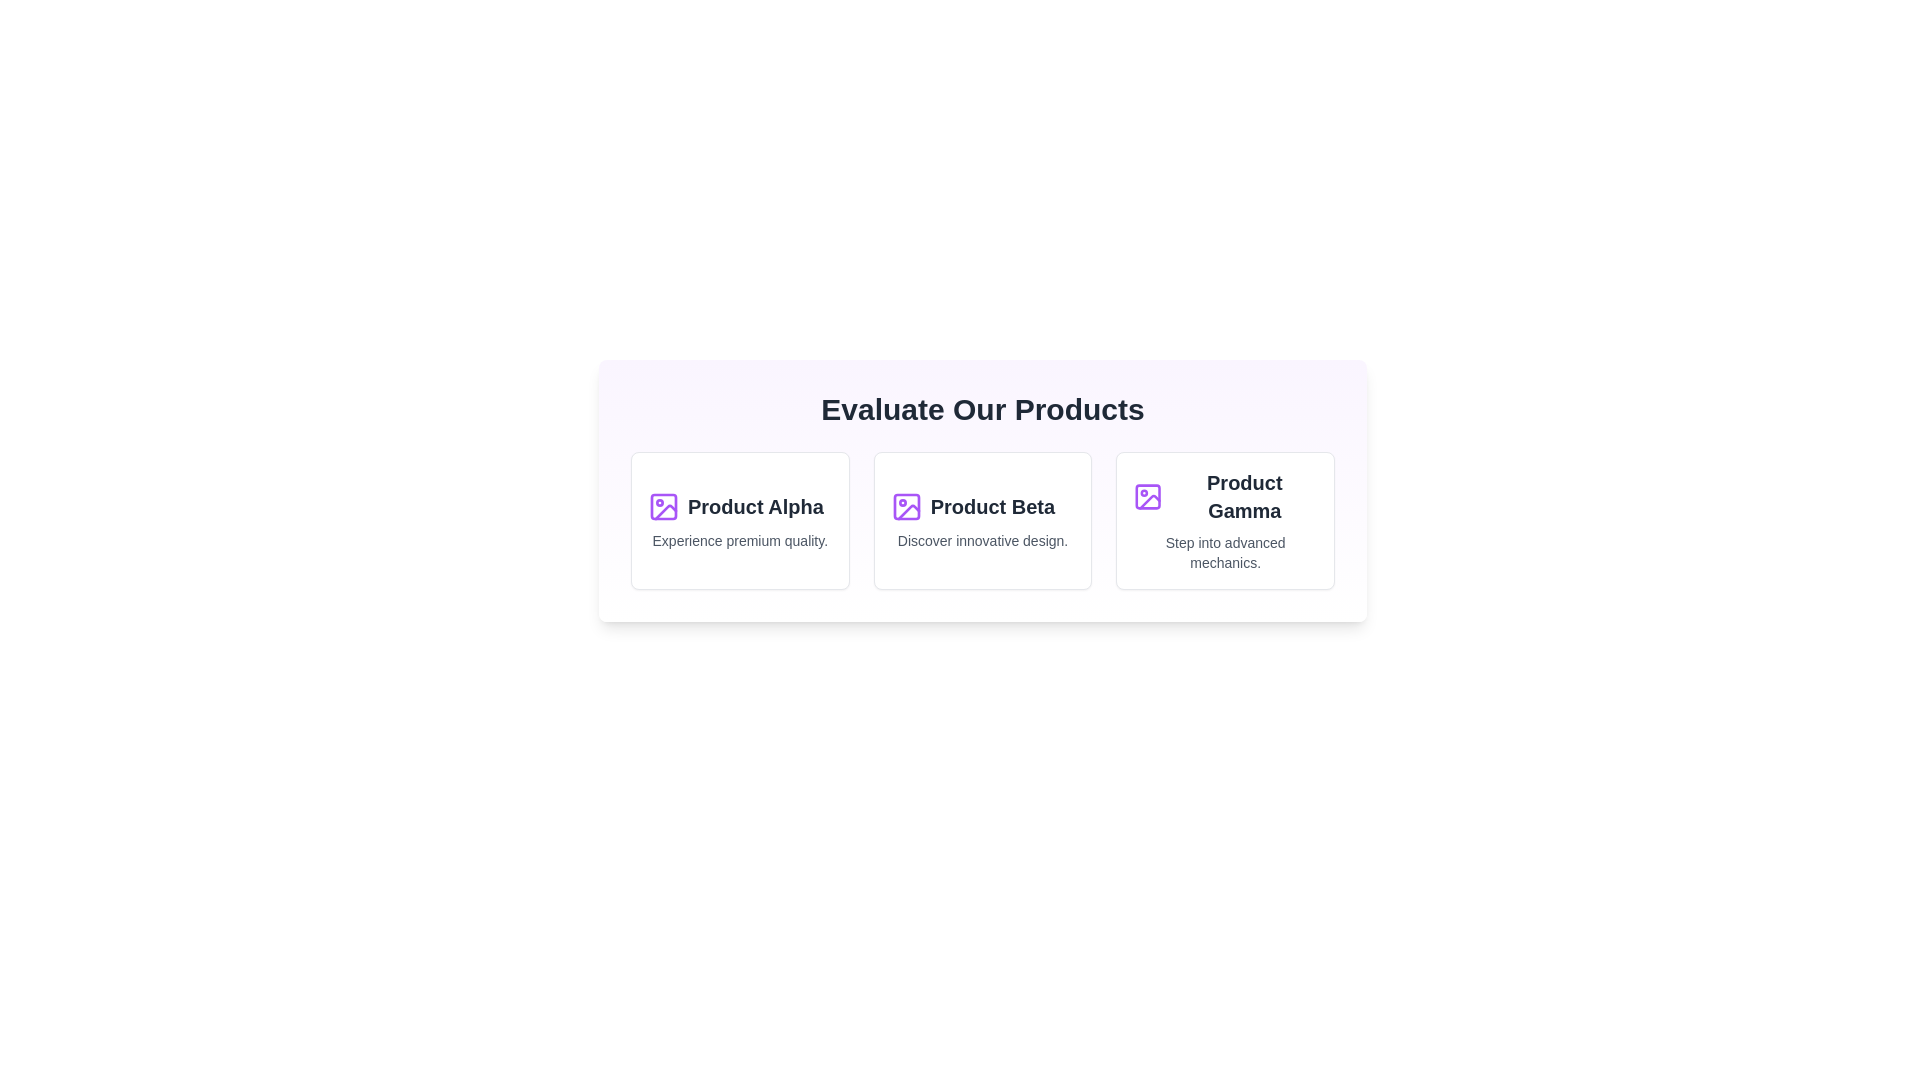  Describe the element at coordinates (983, 505) in the screenshot. I see `title text element which identifies the product as 'Product Beta', positioned centrally among three horizontally aligned product cards` at that location.